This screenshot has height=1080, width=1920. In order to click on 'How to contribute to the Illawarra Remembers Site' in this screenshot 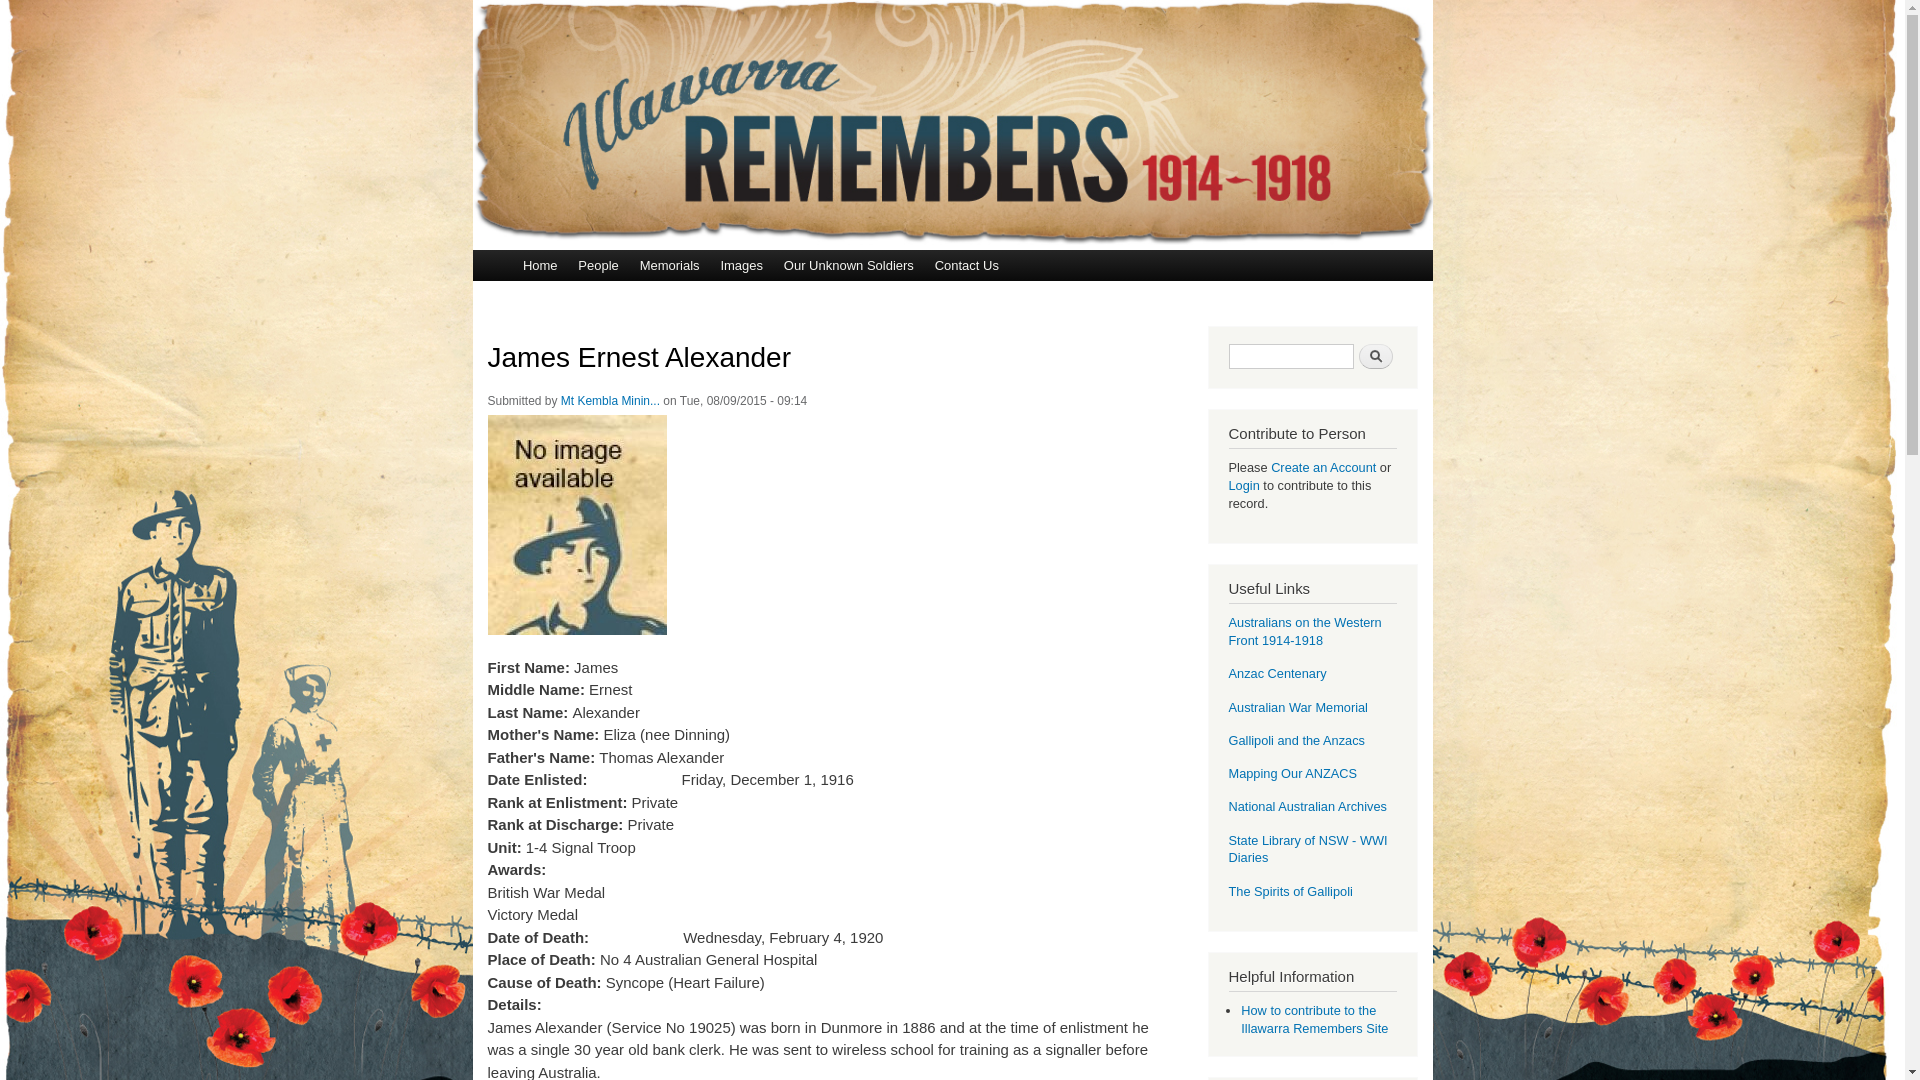, I will do `click(1240, 1019)`.